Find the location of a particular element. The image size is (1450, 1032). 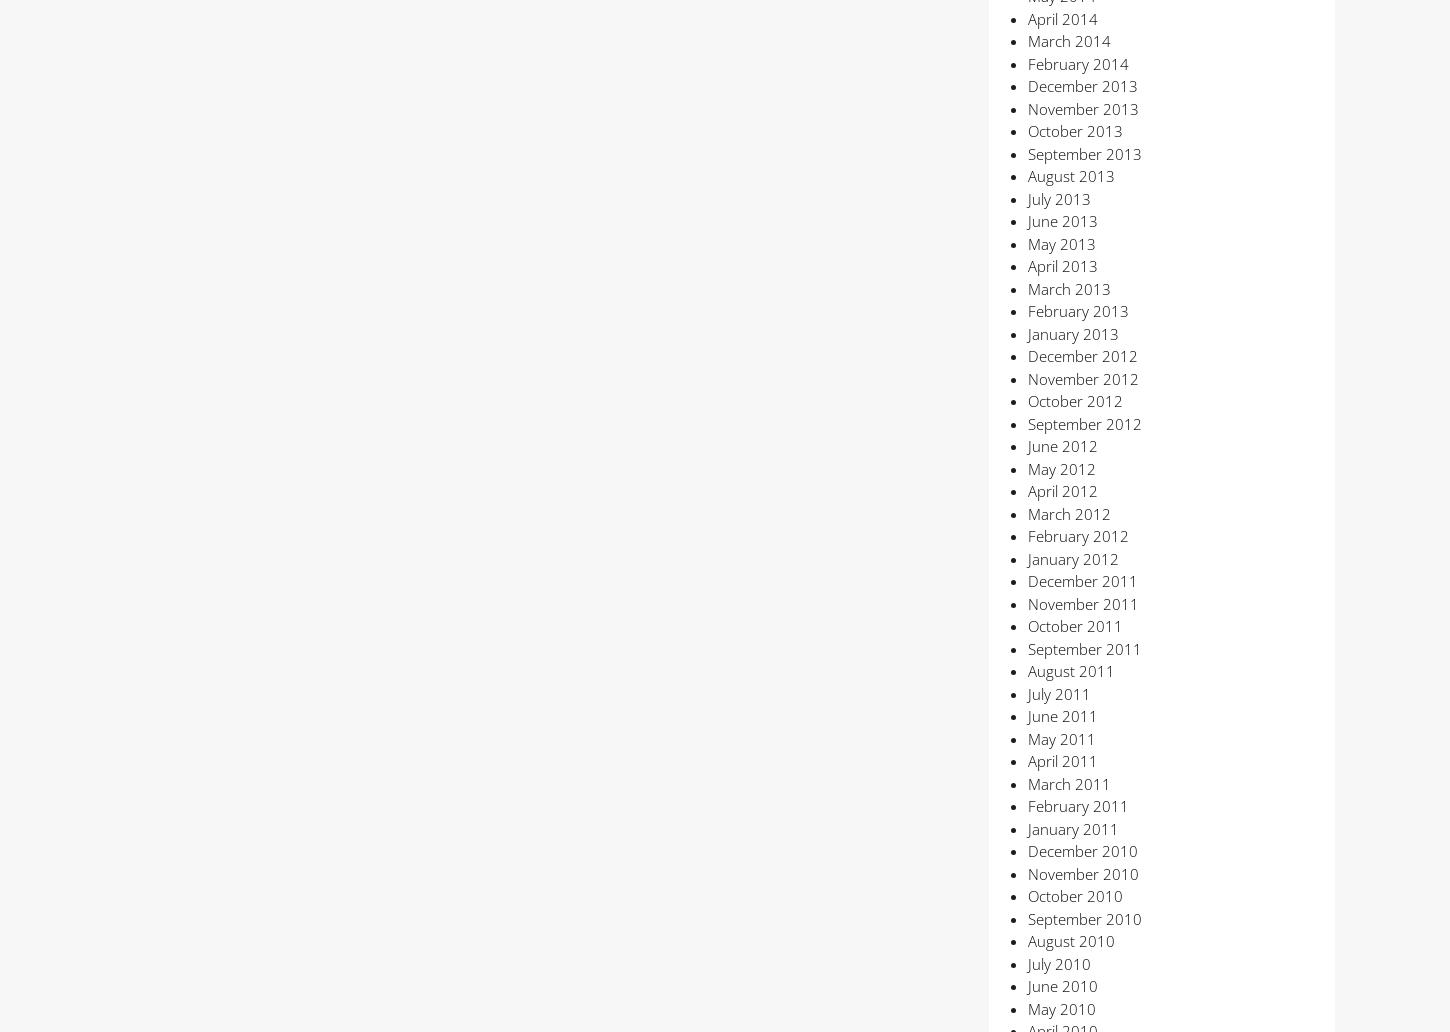

'March 2014' is located at coordinates (1068, 40).